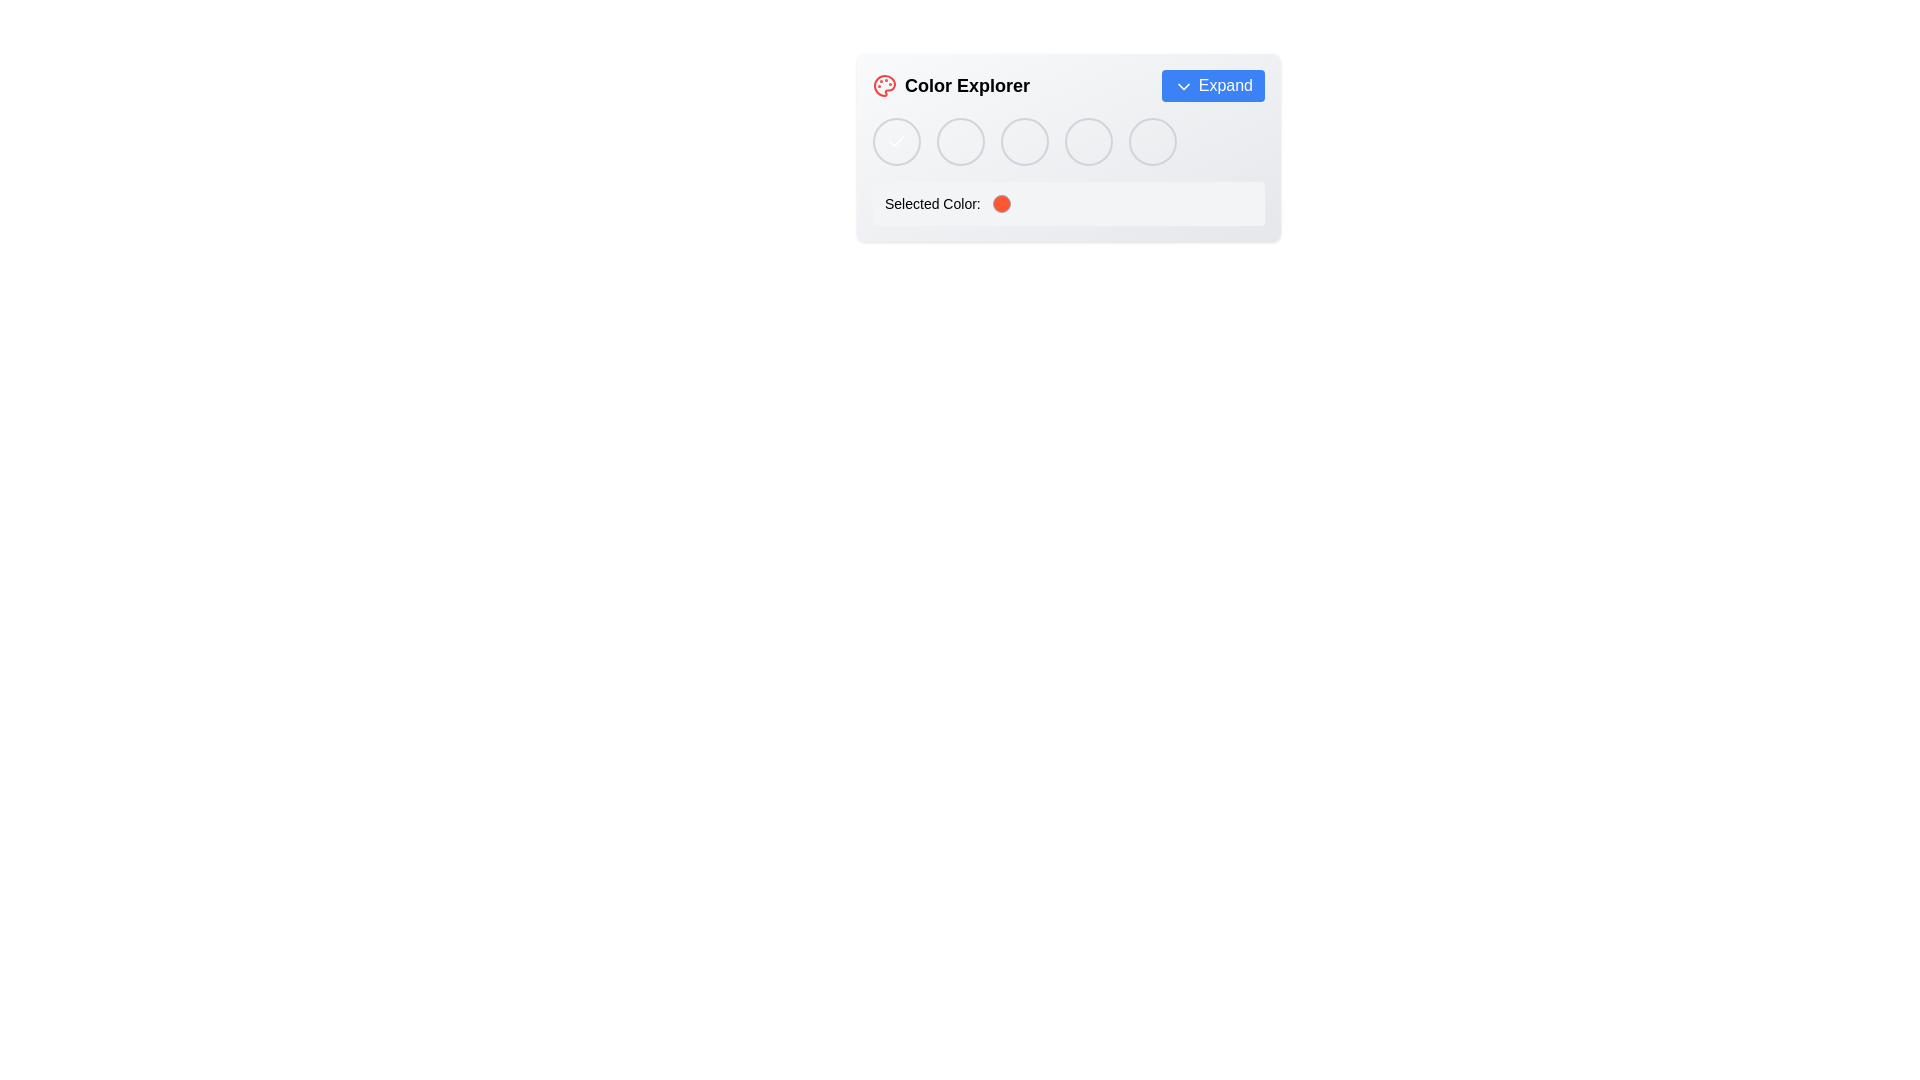  I want to click on the first circular button located at the far-left of the horizontally aligned set of buttons under the 'Color Explorer' section, so click(896, 141).